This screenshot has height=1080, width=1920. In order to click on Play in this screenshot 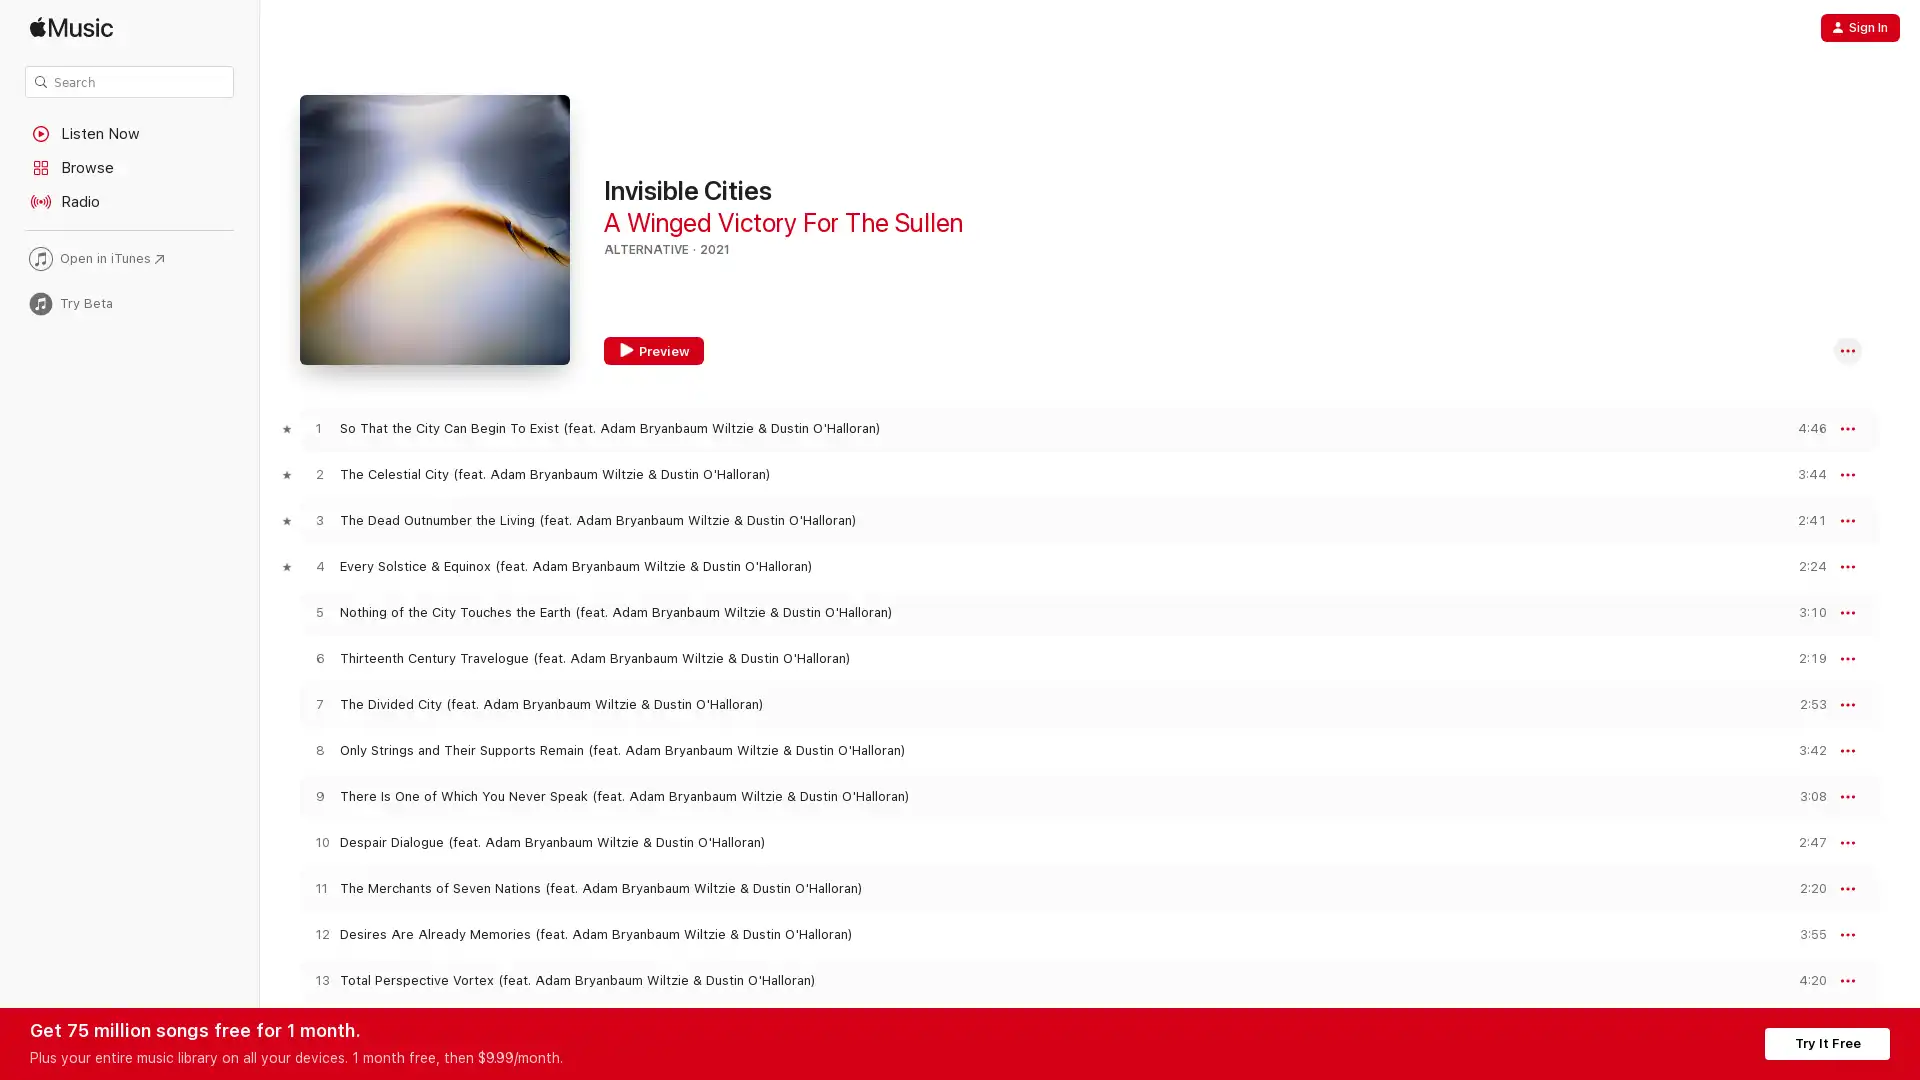, I will do `click(318, 795)`.